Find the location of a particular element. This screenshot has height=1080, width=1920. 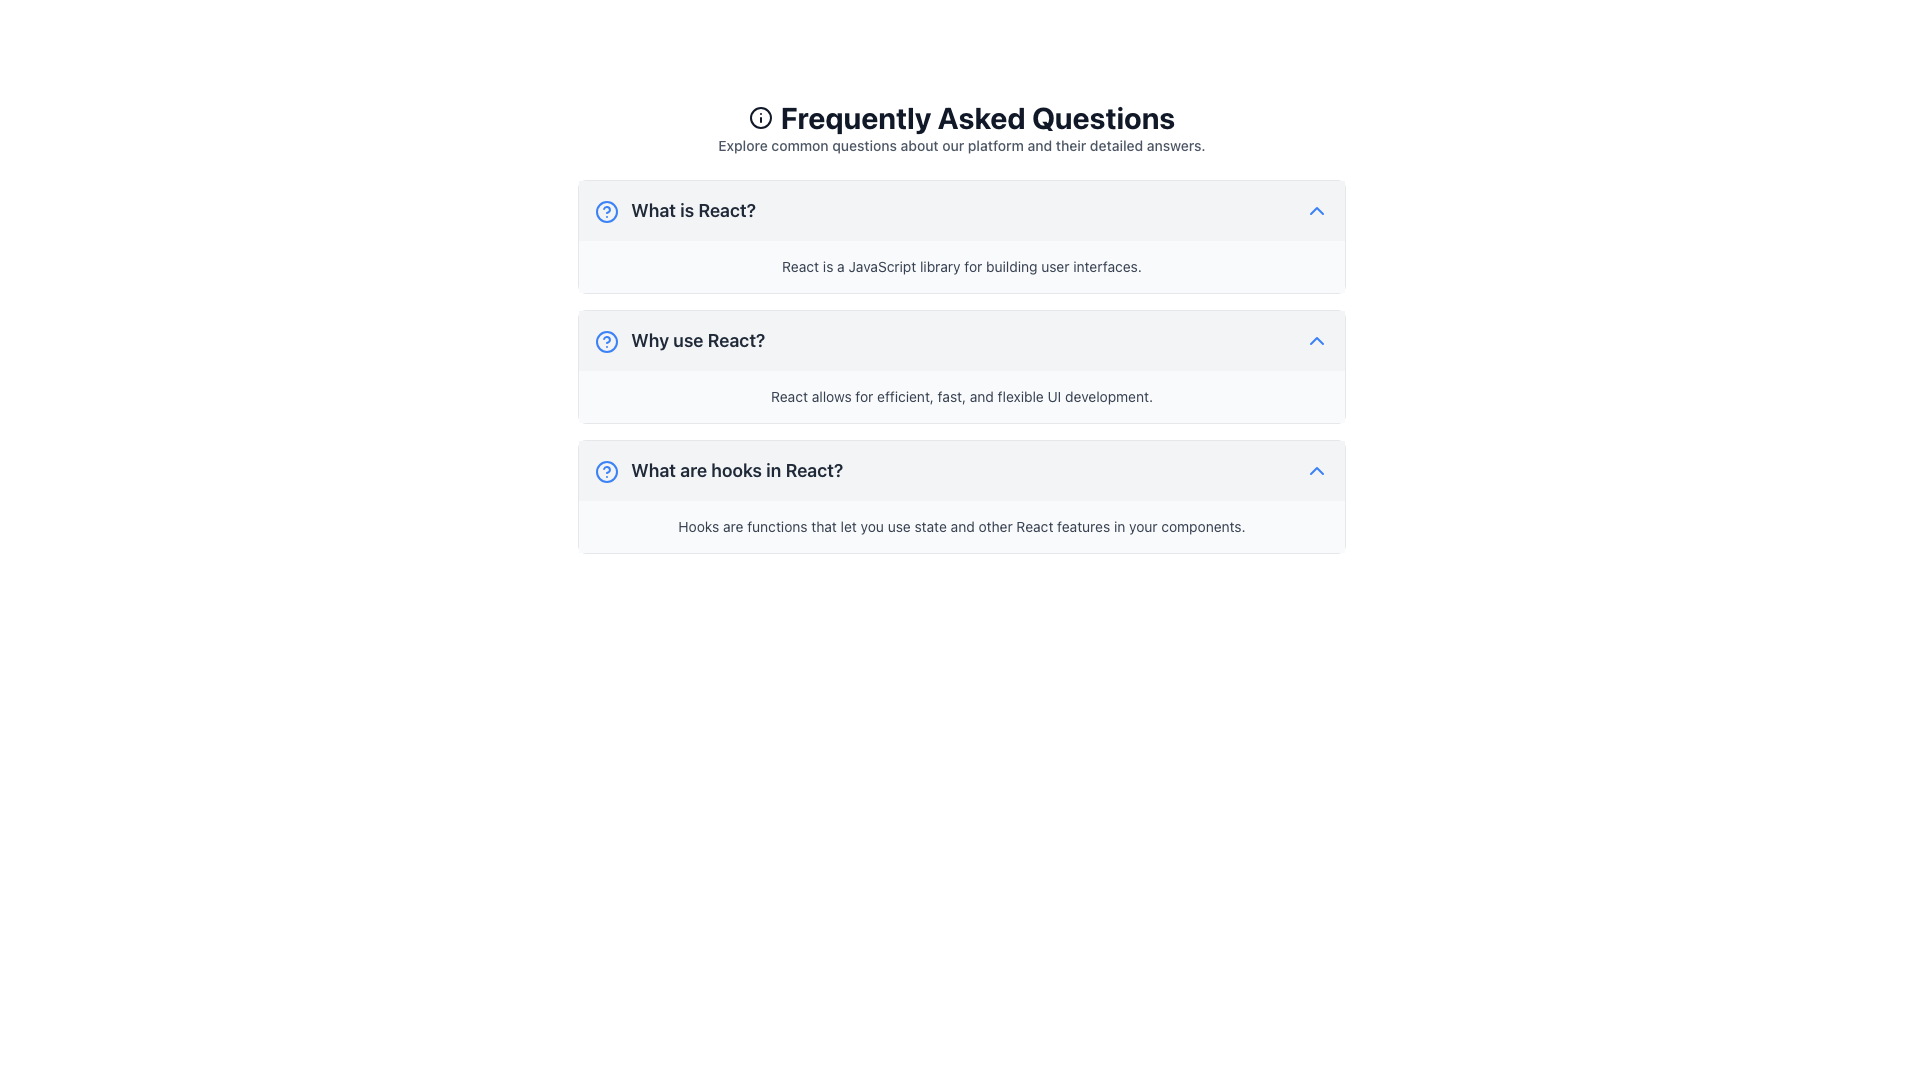

the blue circular icon with a question mark at the center, located next to the text 'Why use React?' in the second list item is located at coordinates (605, 341).